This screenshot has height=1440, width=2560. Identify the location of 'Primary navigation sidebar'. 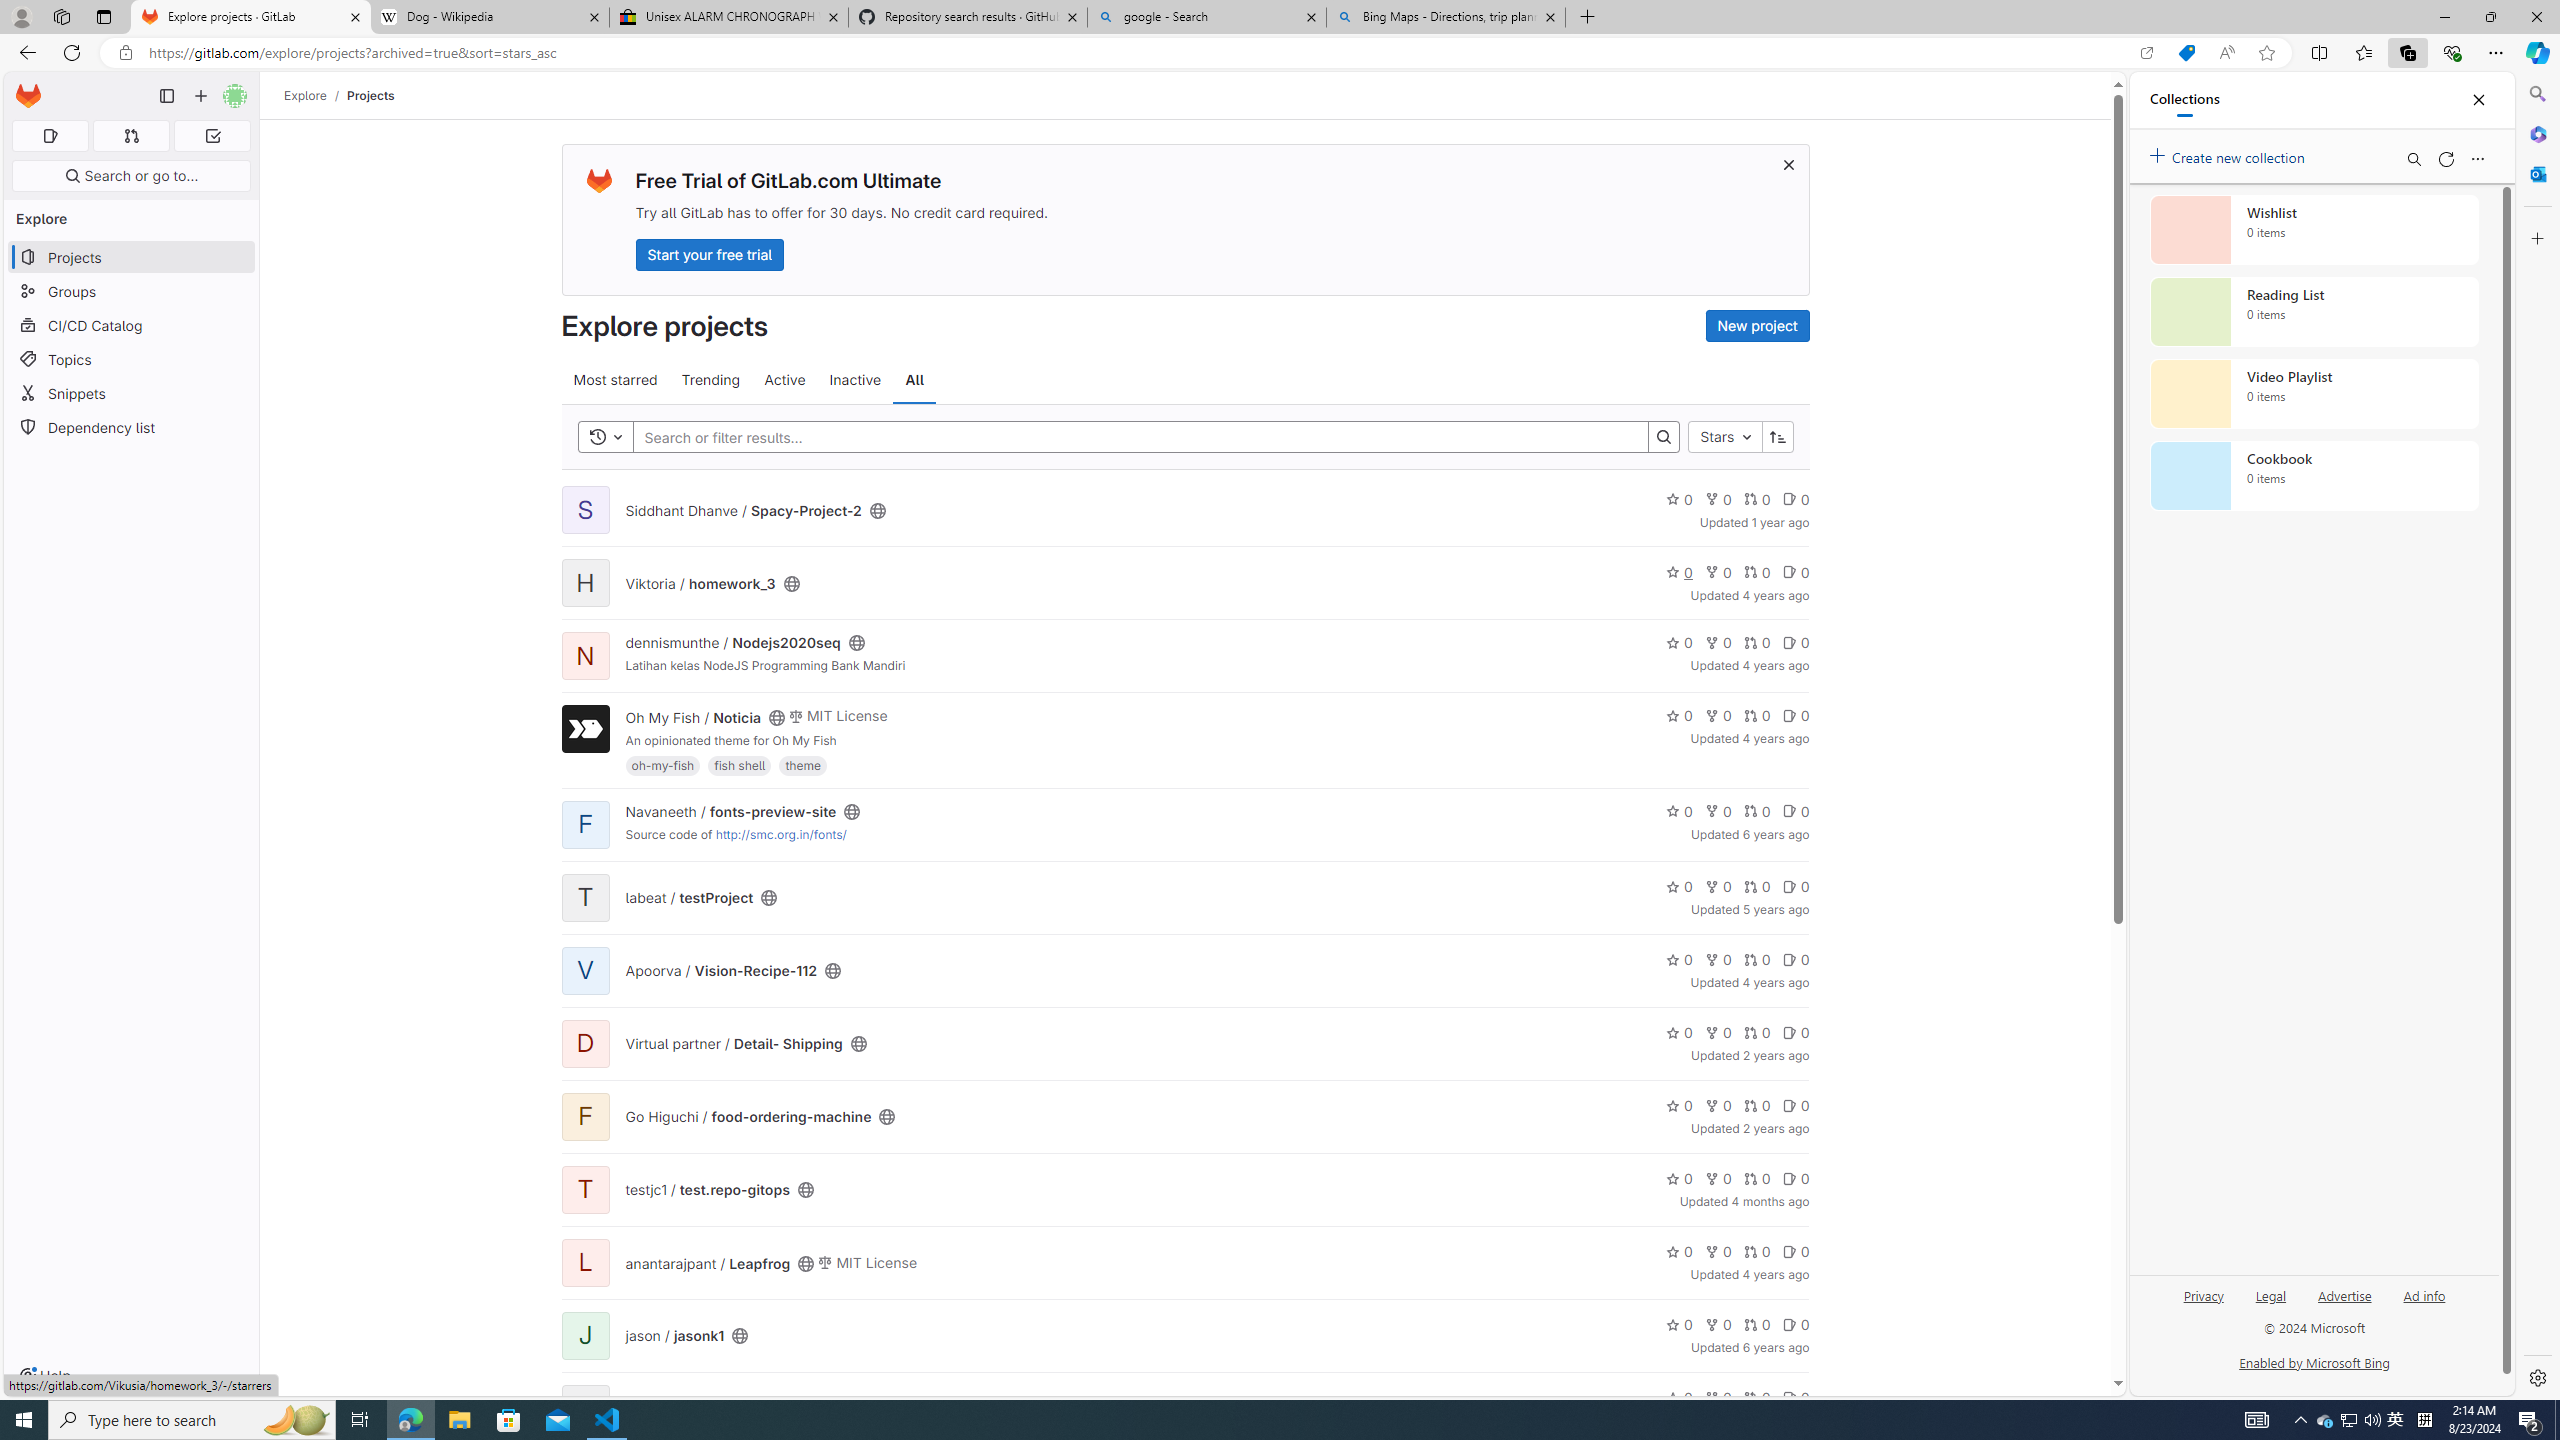
(166, 95).